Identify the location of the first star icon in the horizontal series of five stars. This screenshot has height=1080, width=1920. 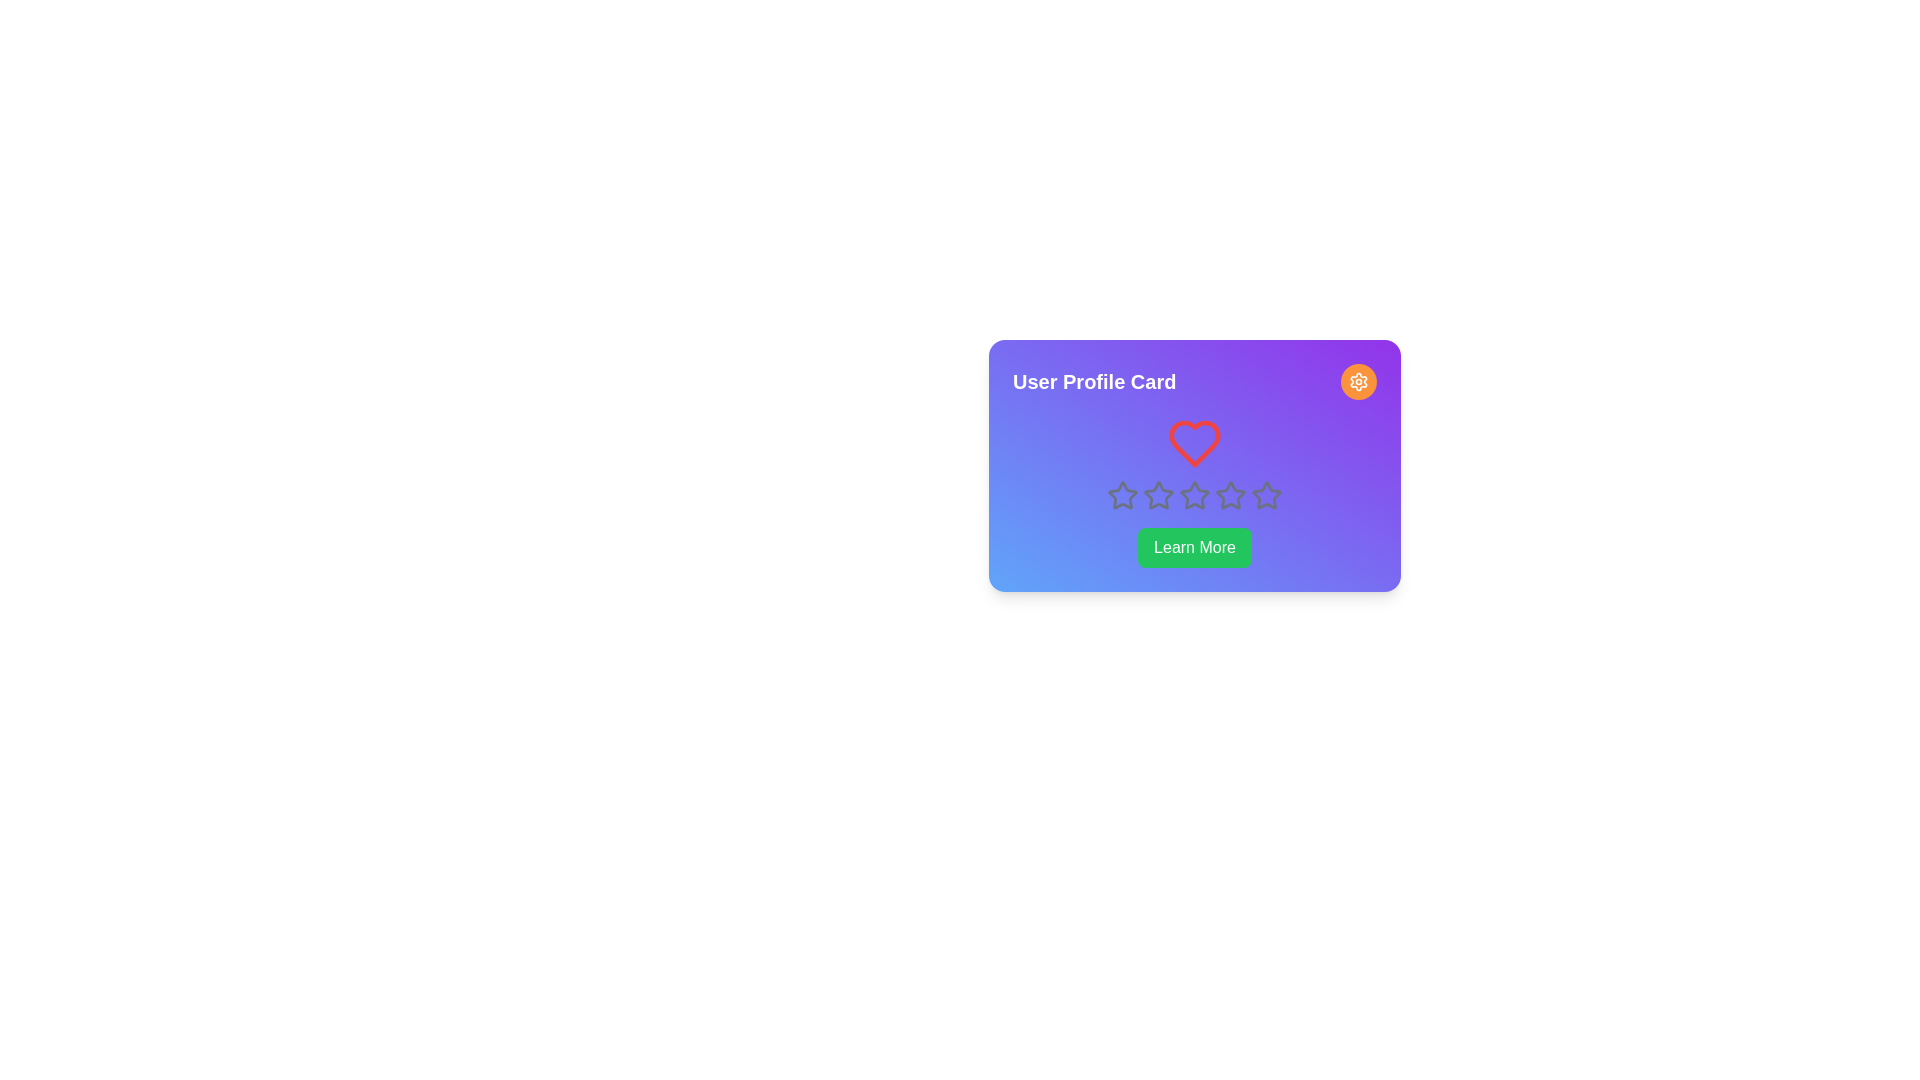
(1123, 495).